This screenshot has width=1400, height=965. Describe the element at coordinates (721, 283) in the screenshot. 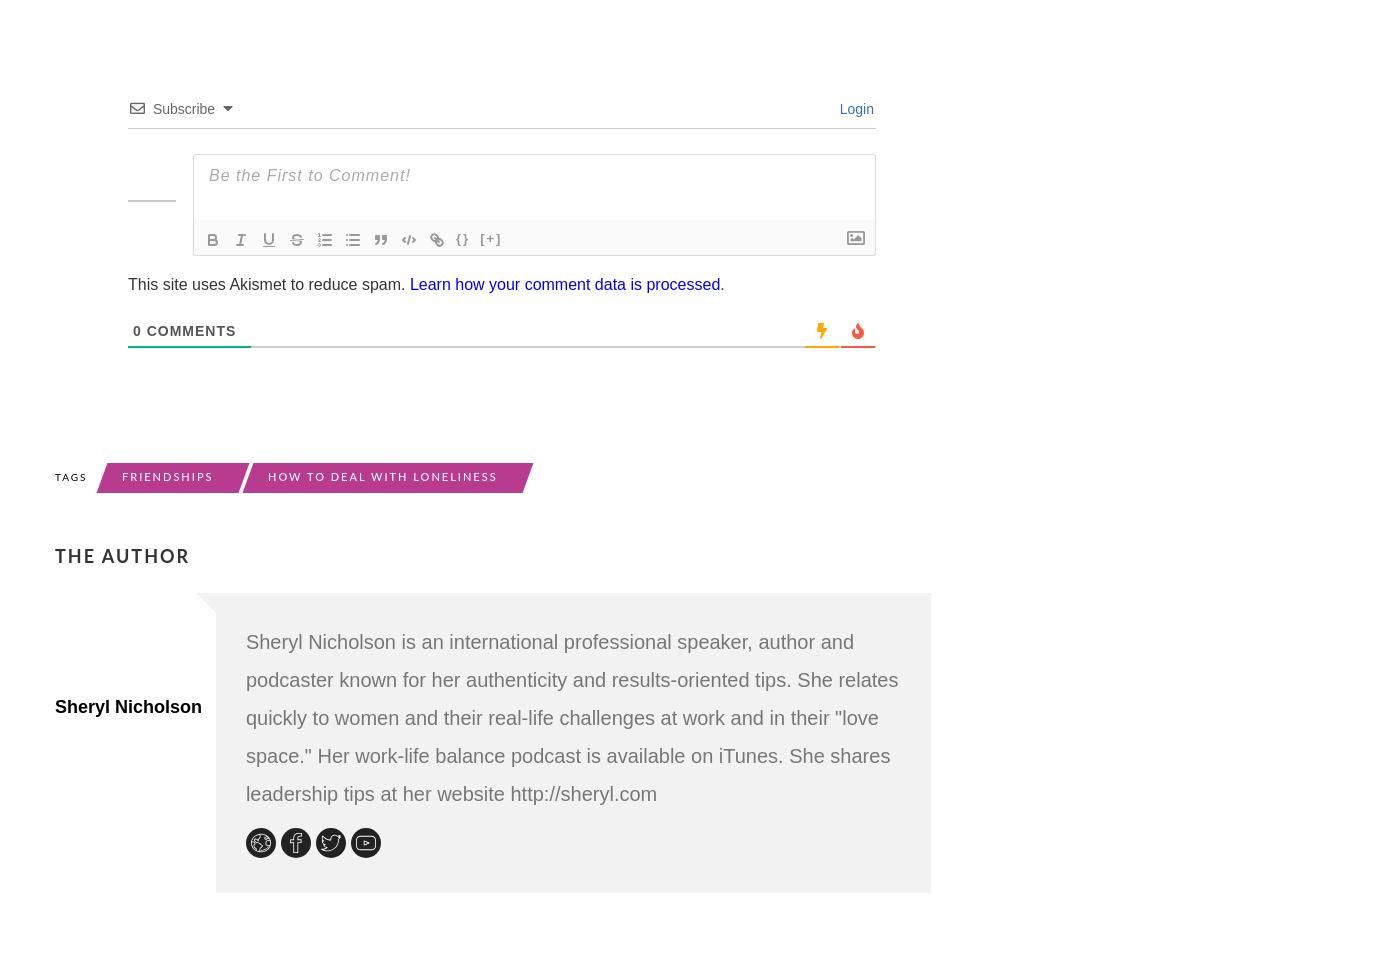

I see `'.'` at that location.